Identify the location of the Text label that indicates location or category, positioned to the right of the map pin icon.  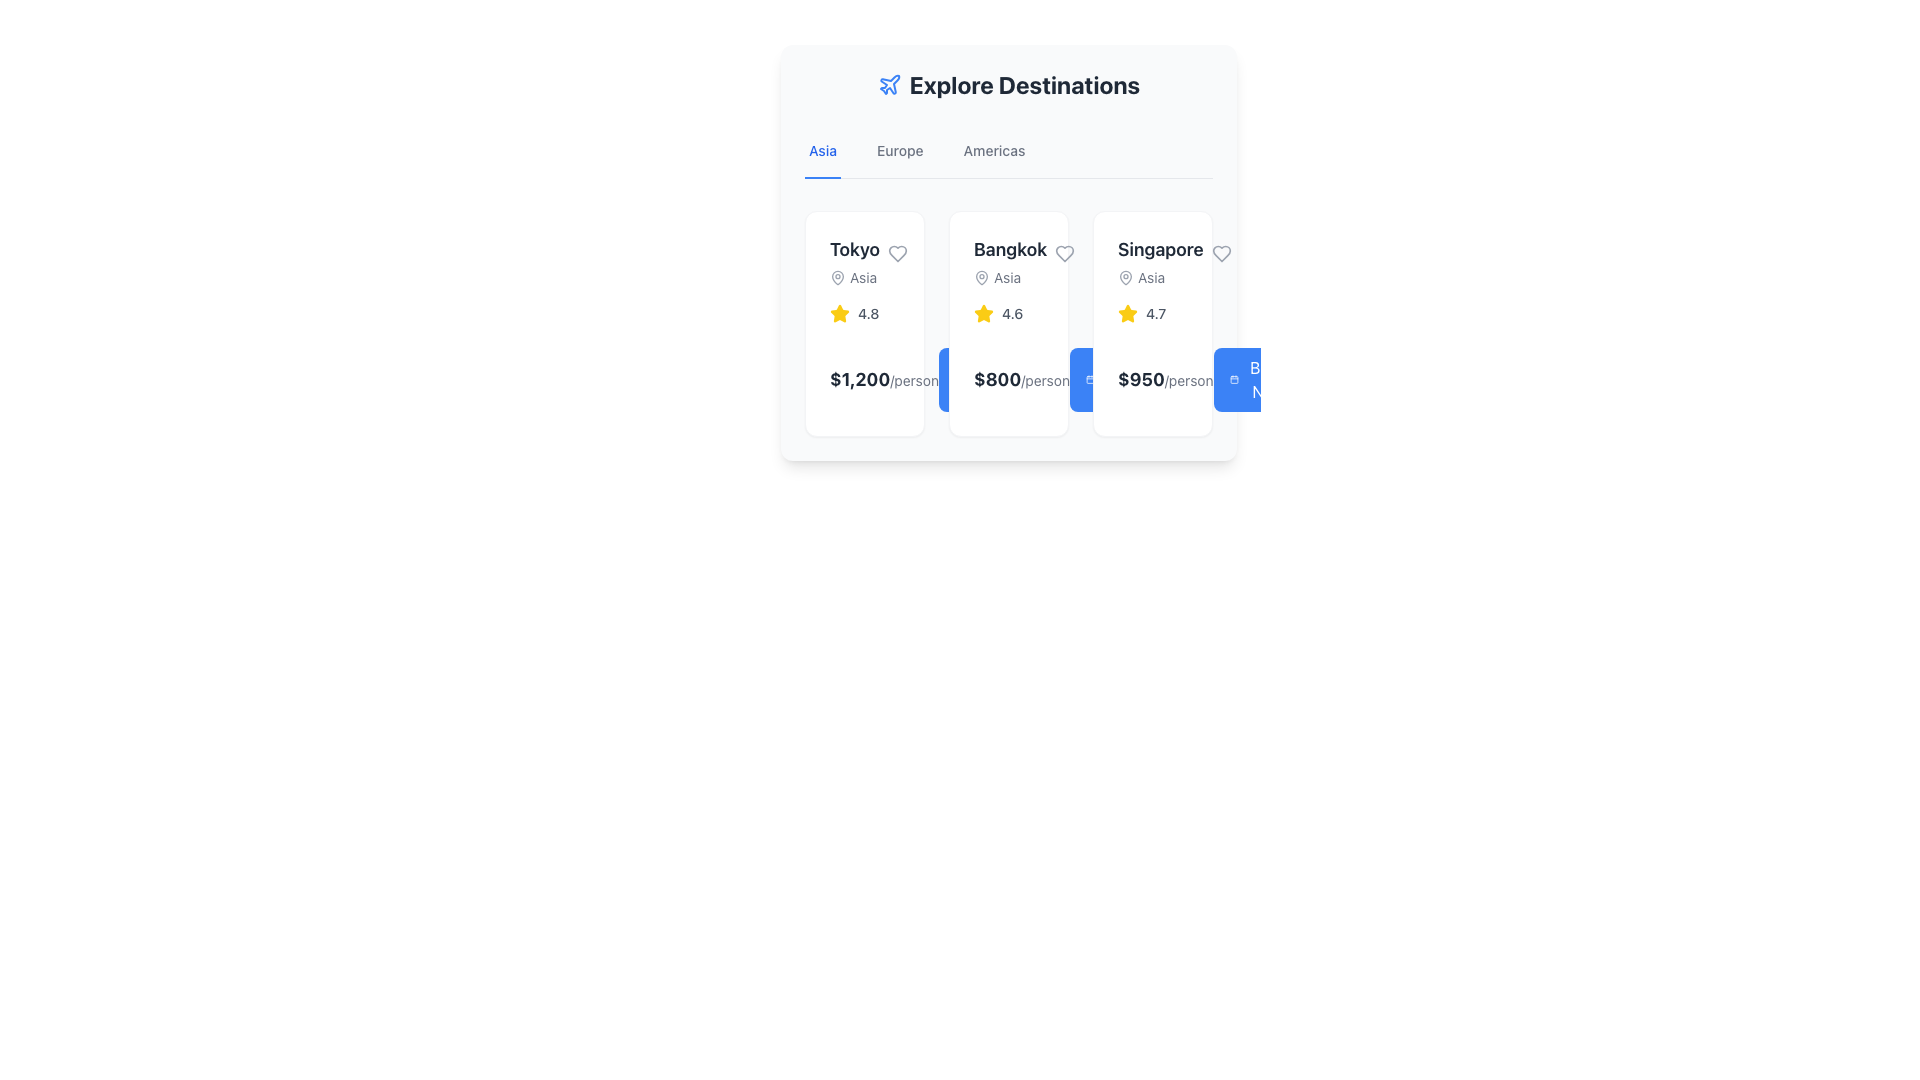
(863, 277).